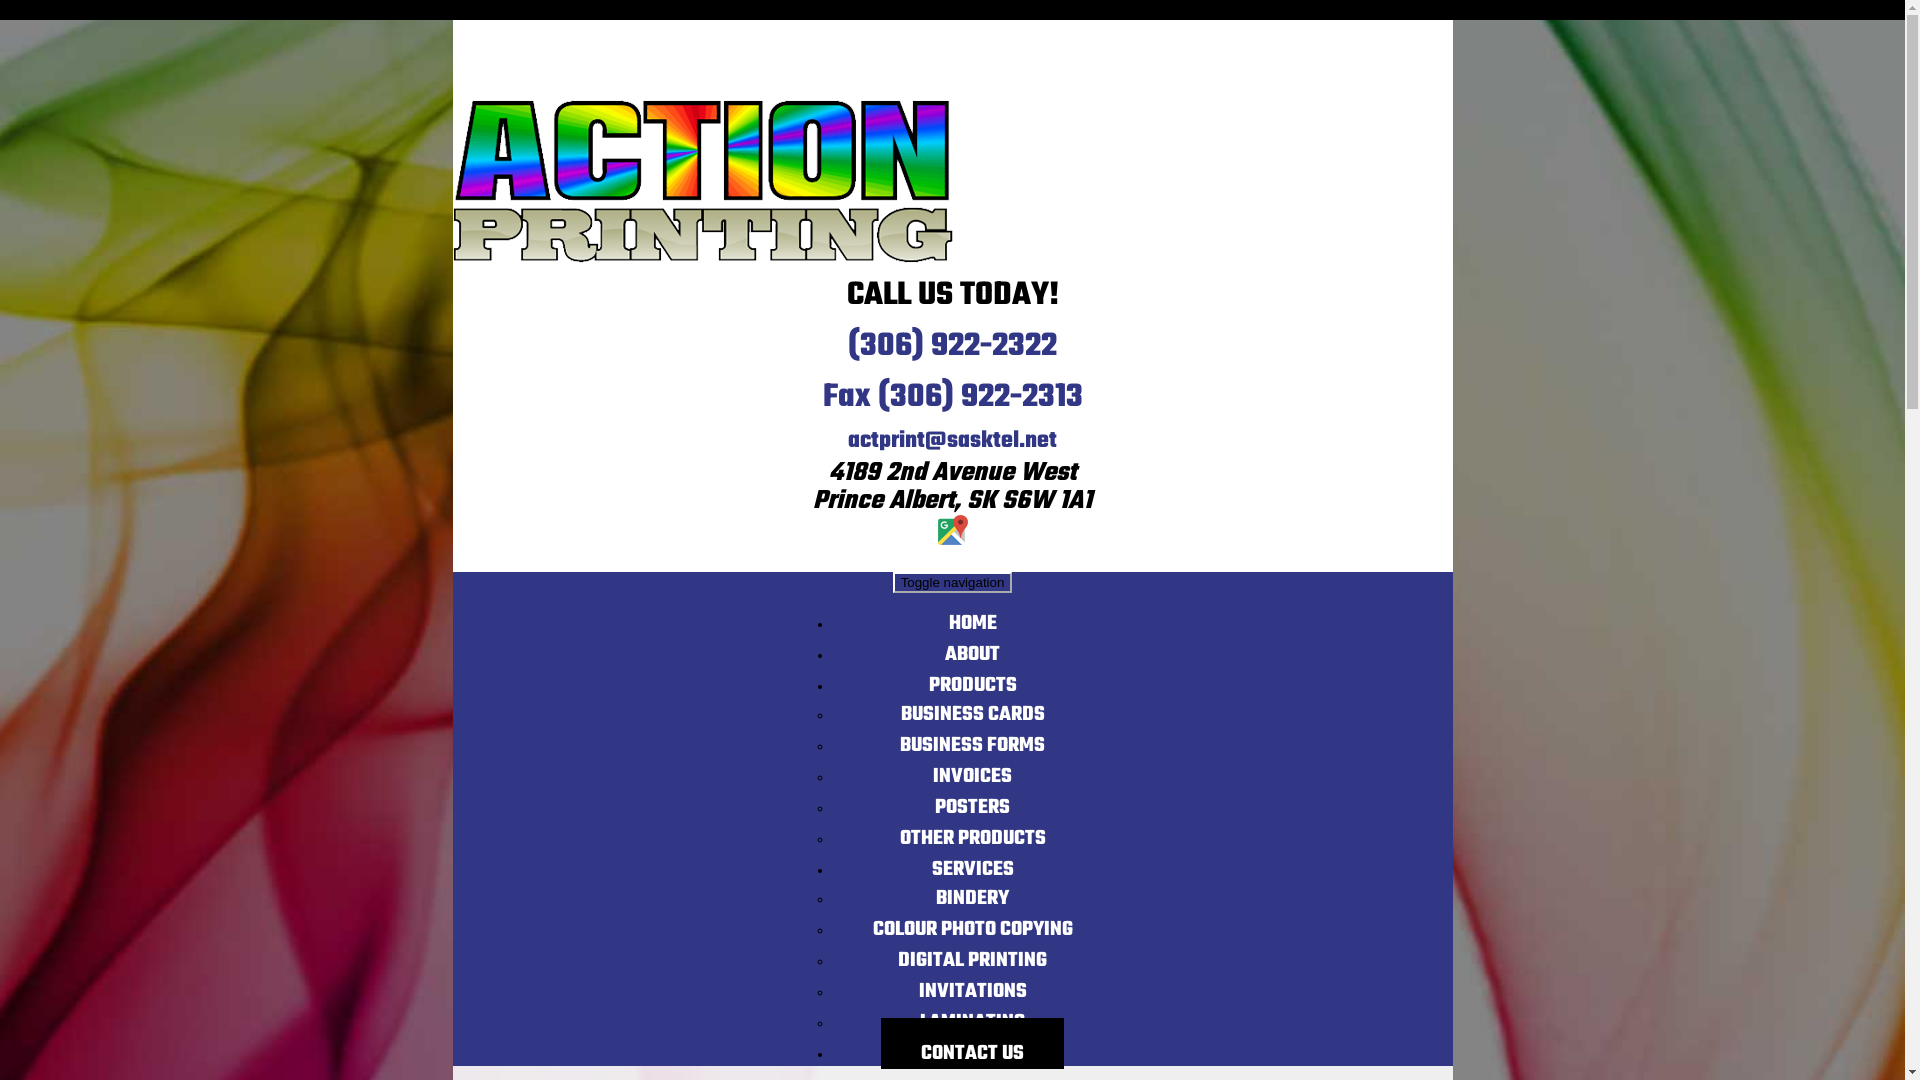 The height and width of the screenshot is (1080, 1920). I want to click on 'HOME', so click(971, 612).